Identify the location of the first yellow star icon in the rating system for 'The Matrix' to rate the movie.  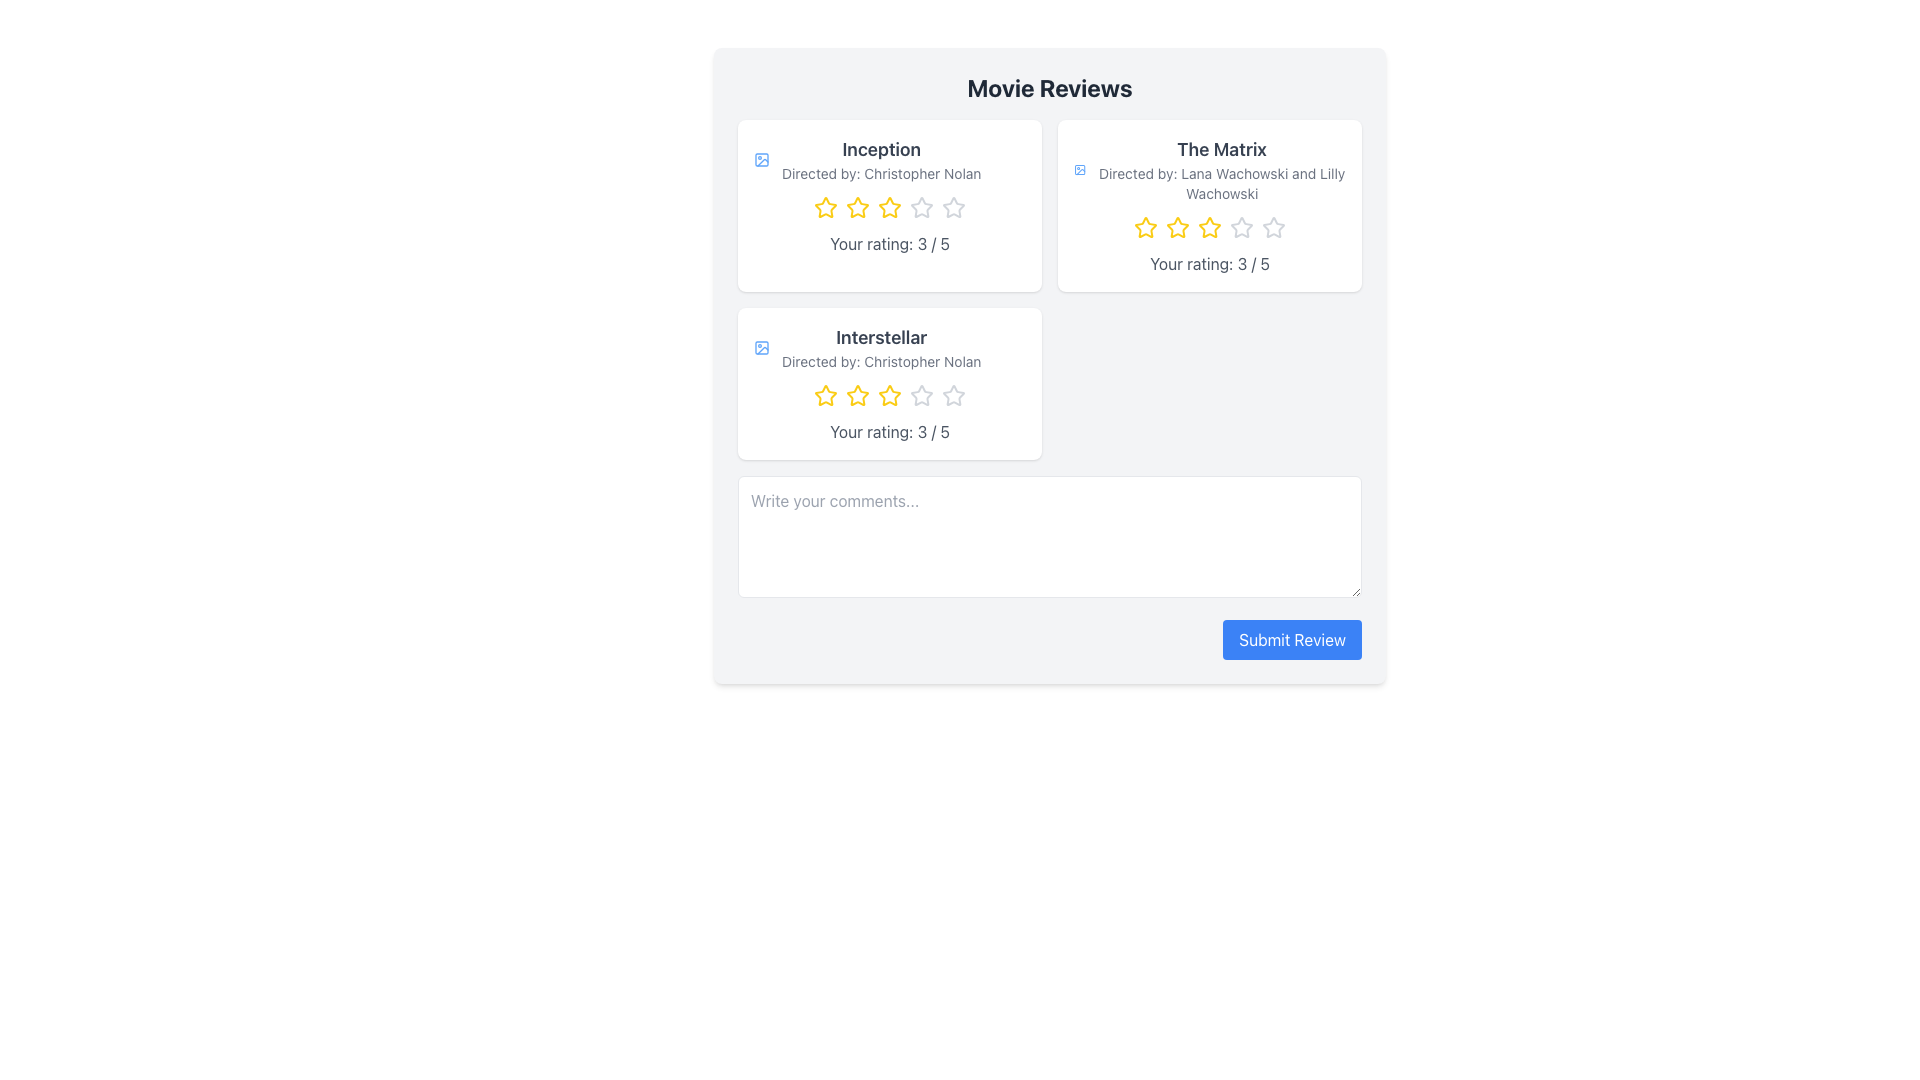
(1145, 226).